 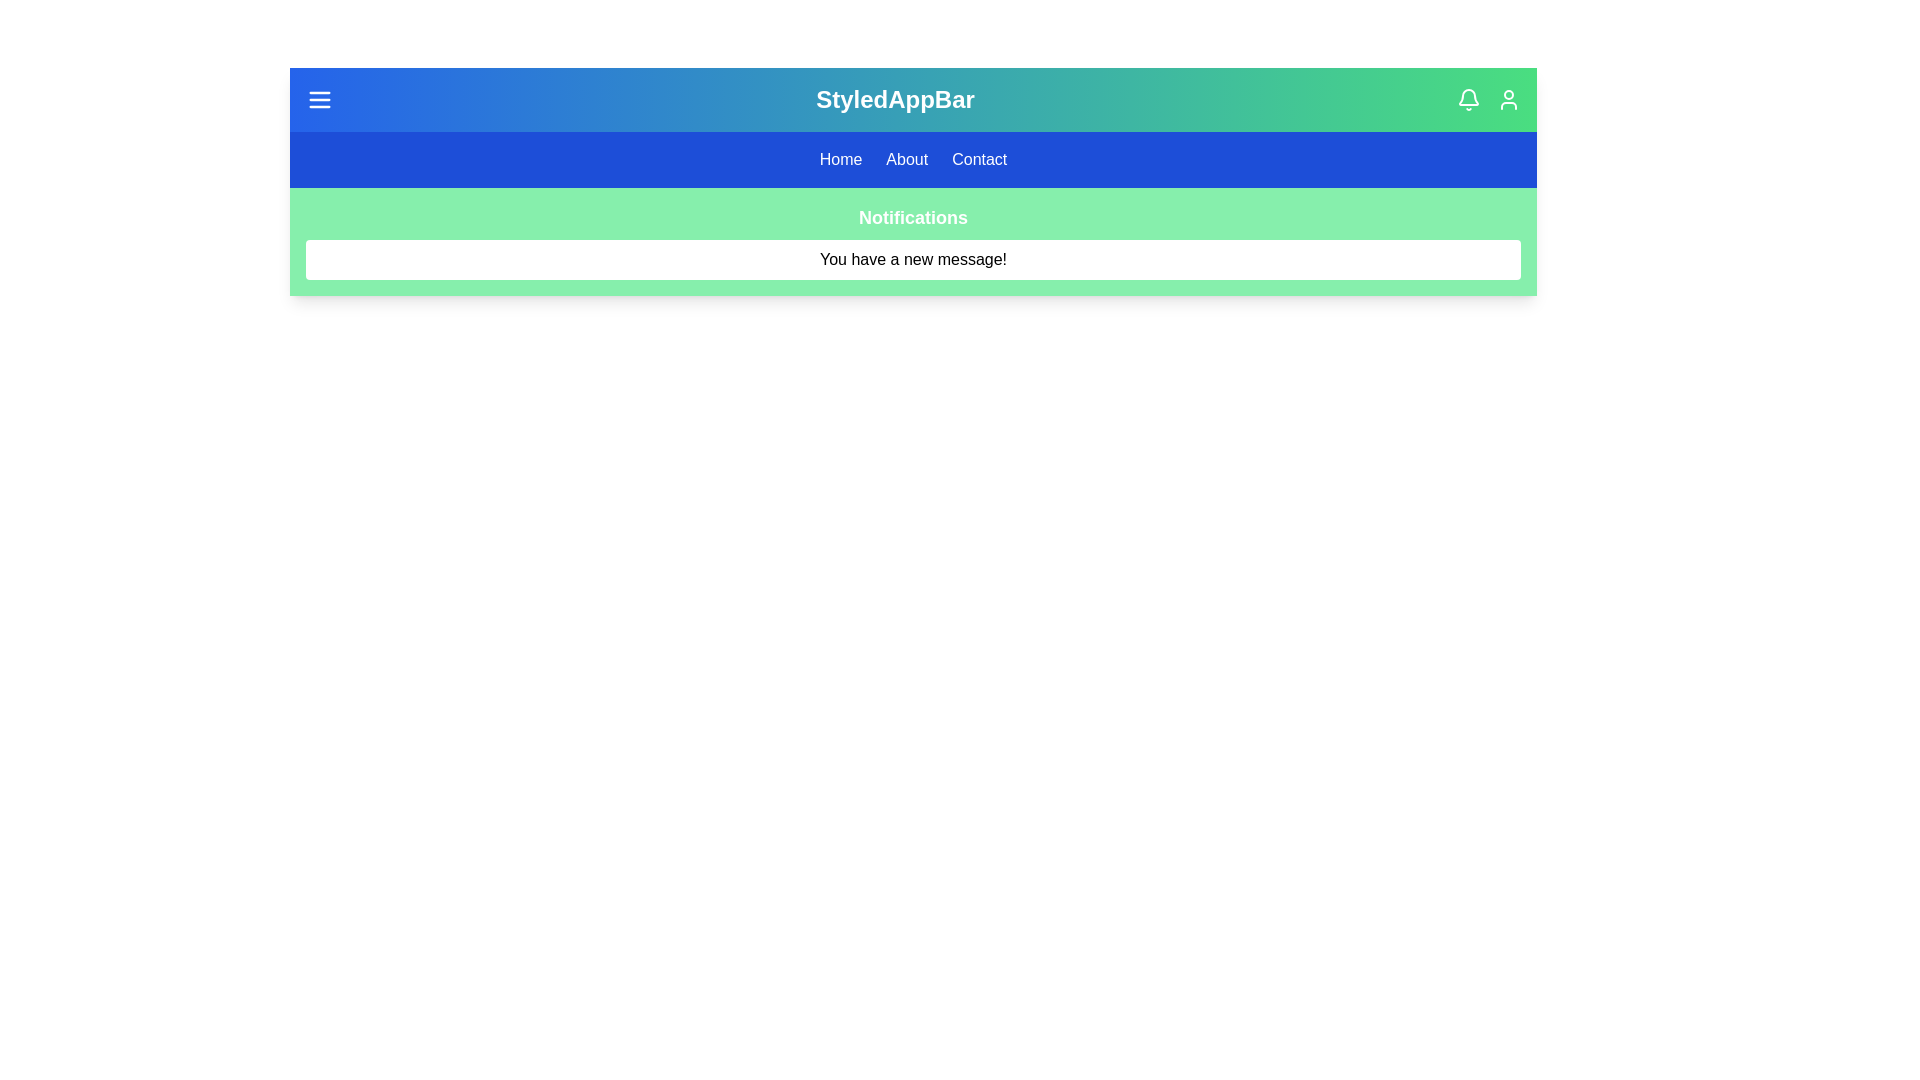 I want to click on the 'Home' navigation link, which is a white text label on a blue background, so click(x=840, y=158).